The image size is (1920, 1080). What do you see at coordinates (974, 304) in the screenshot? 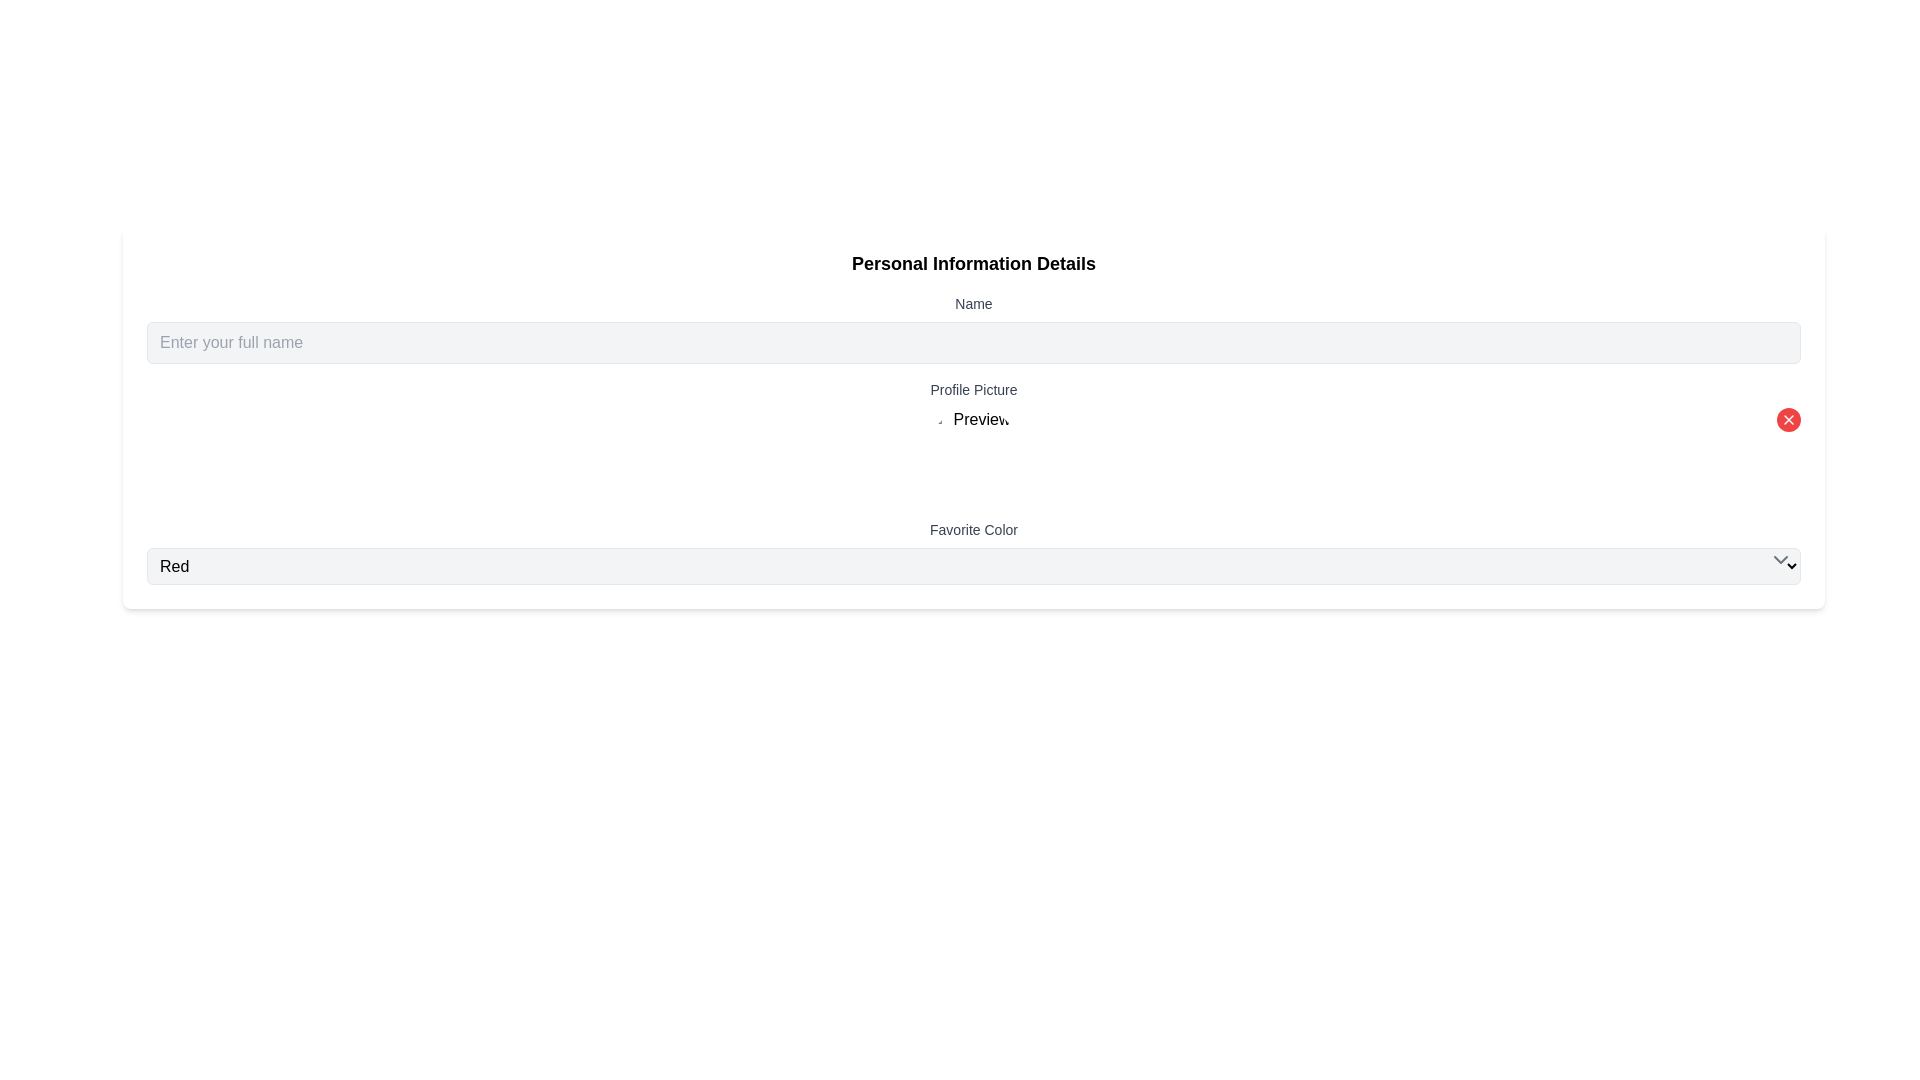
I see `the descriptive label located at the top-center of the layout, which is positioned above the text input field` at bounding box center [974, 304].